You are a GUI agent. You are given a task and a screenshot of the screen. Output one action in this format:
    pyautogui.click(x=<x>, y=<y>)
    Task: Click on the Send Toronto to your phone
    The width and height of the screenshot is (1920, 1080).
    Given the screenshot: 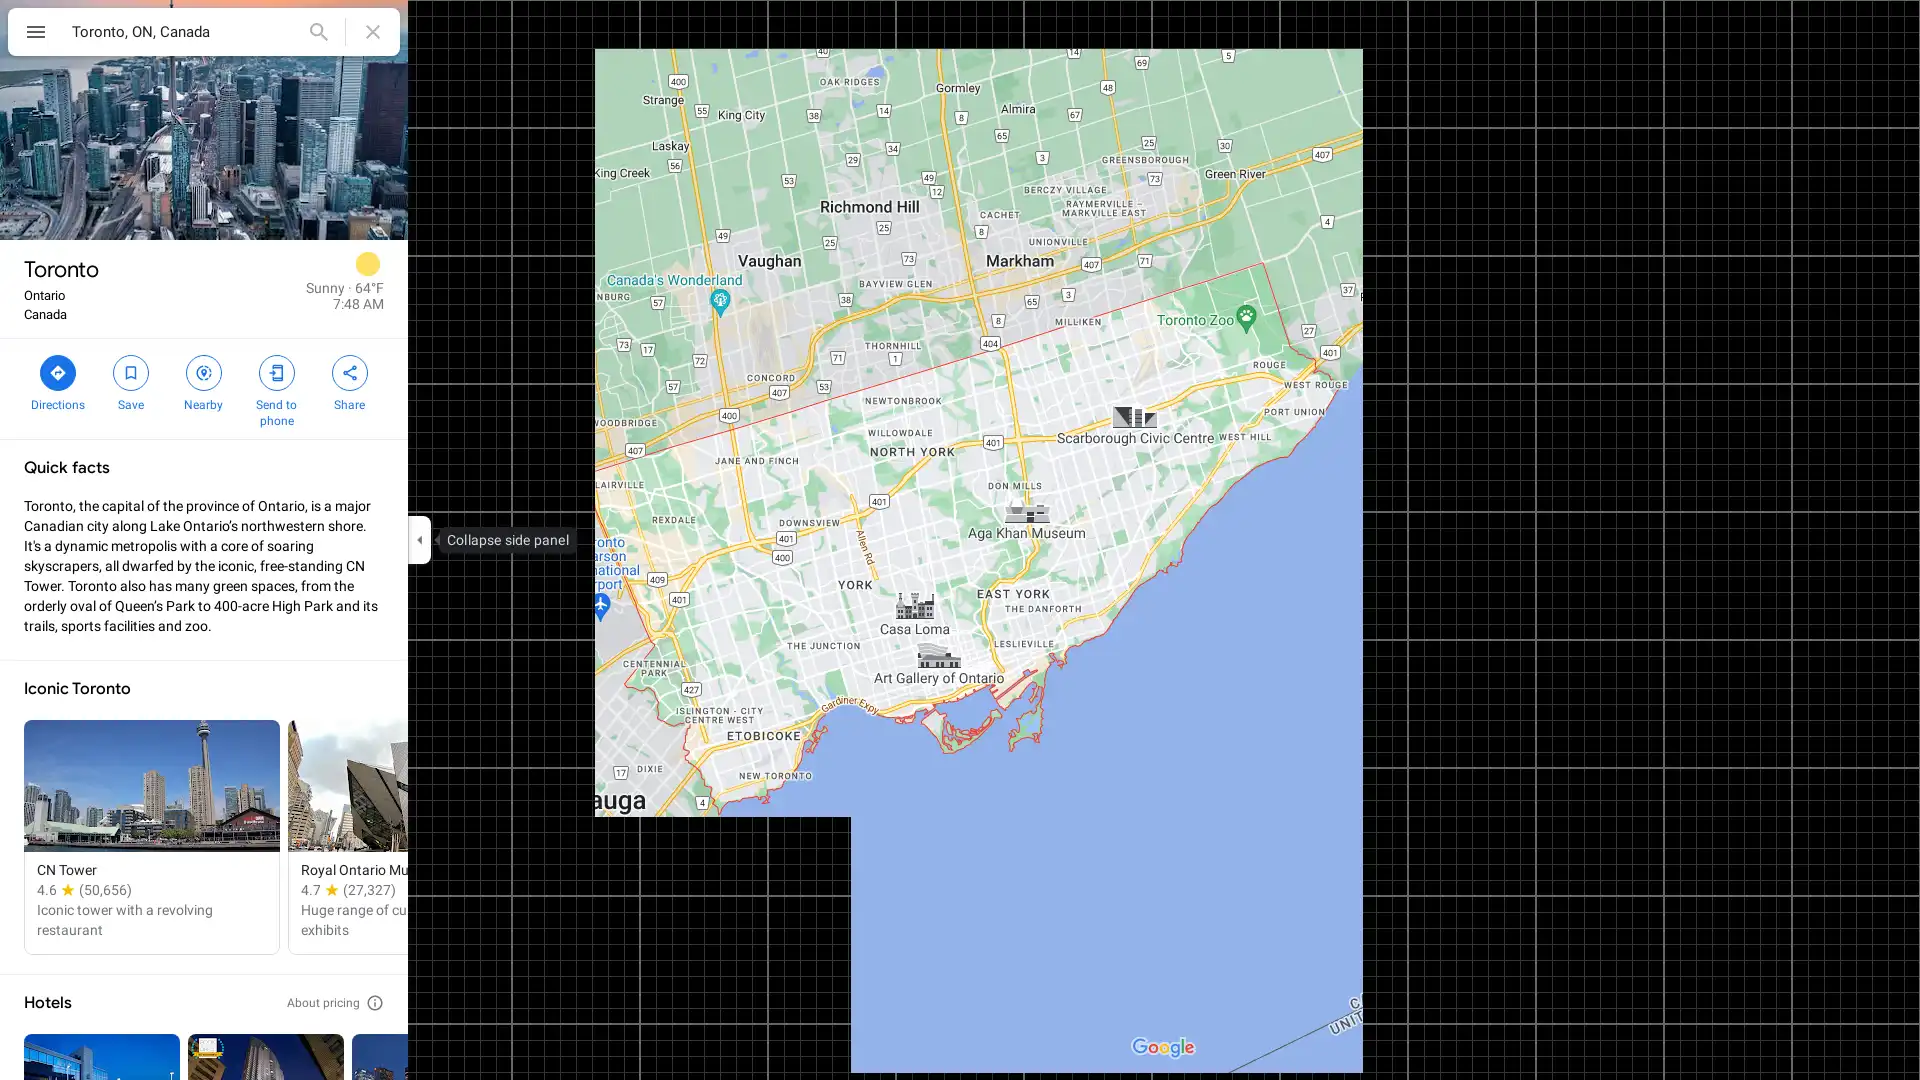 What is the action you would take?
    pyautogui.click(x=275, y=389)
    